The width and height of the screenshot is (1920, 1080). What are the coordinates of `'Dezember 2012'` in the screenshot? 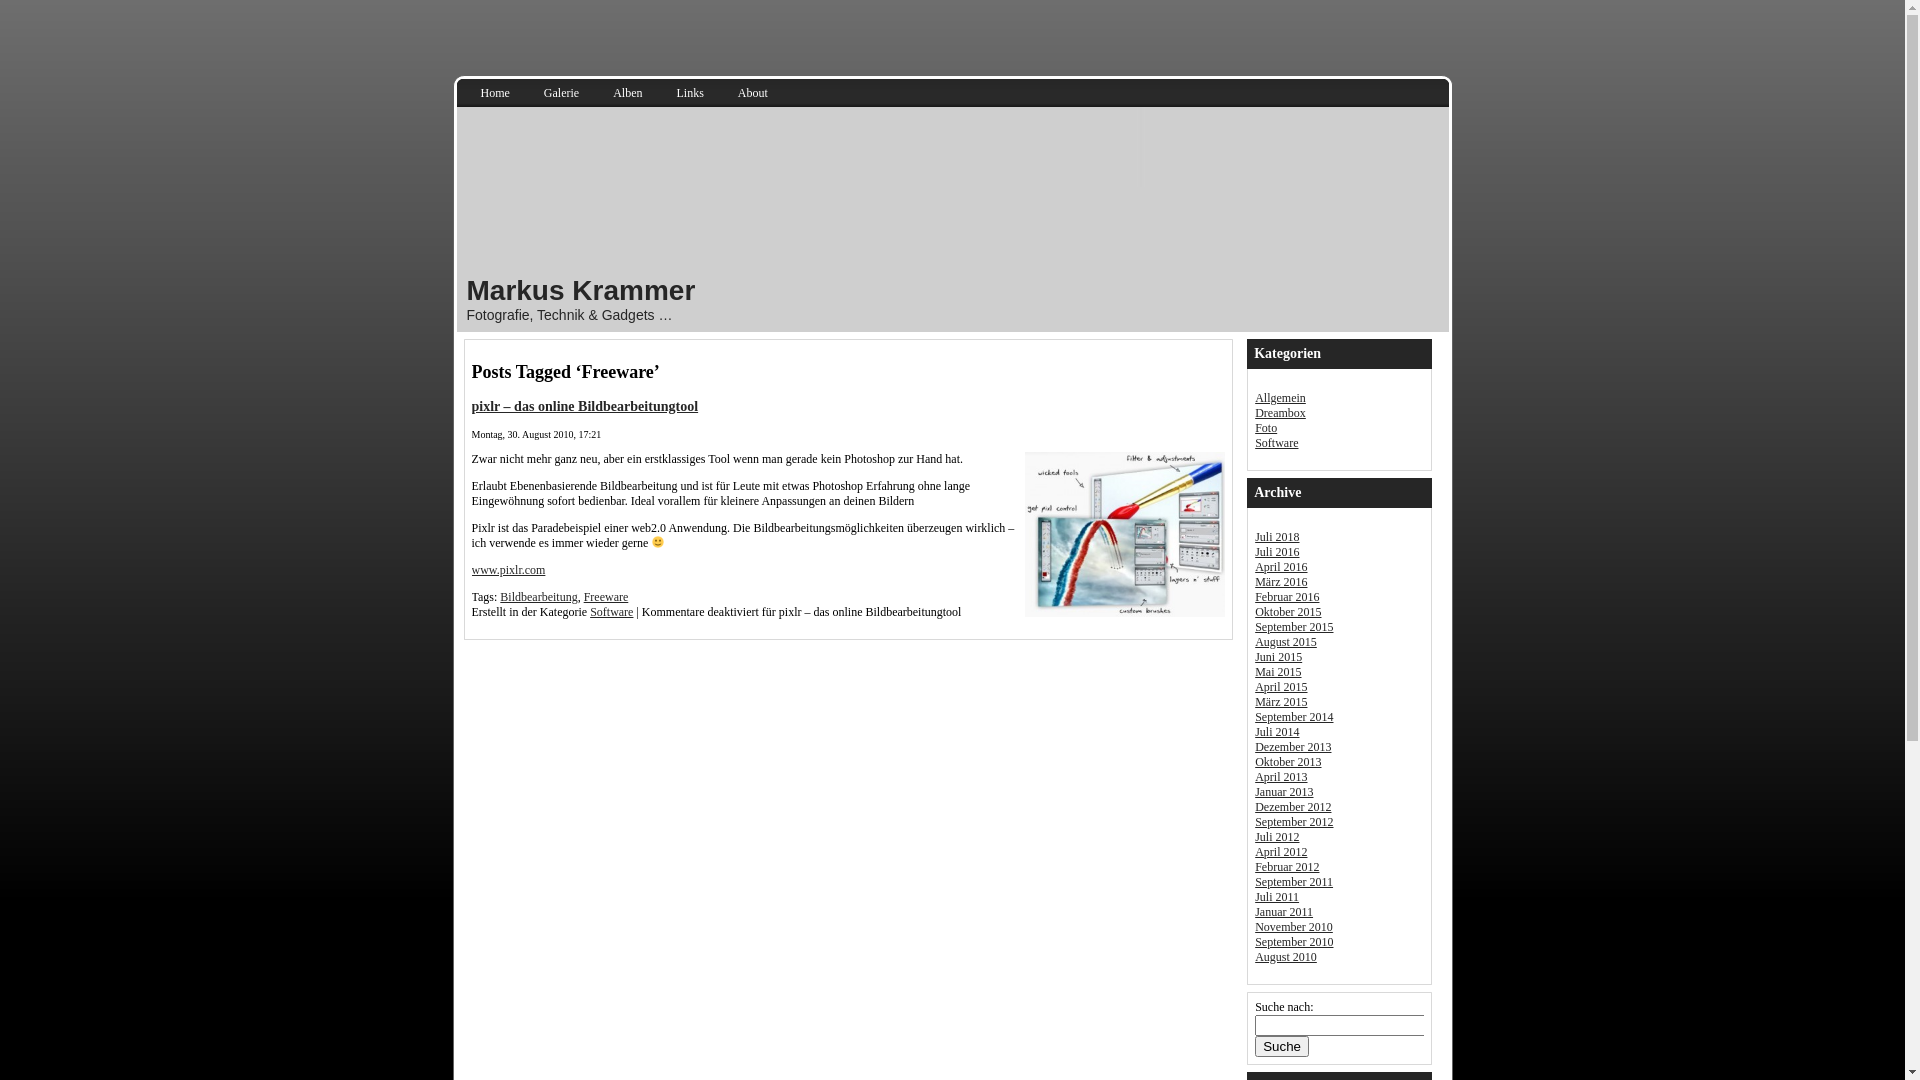 It's located at (1292, 805).